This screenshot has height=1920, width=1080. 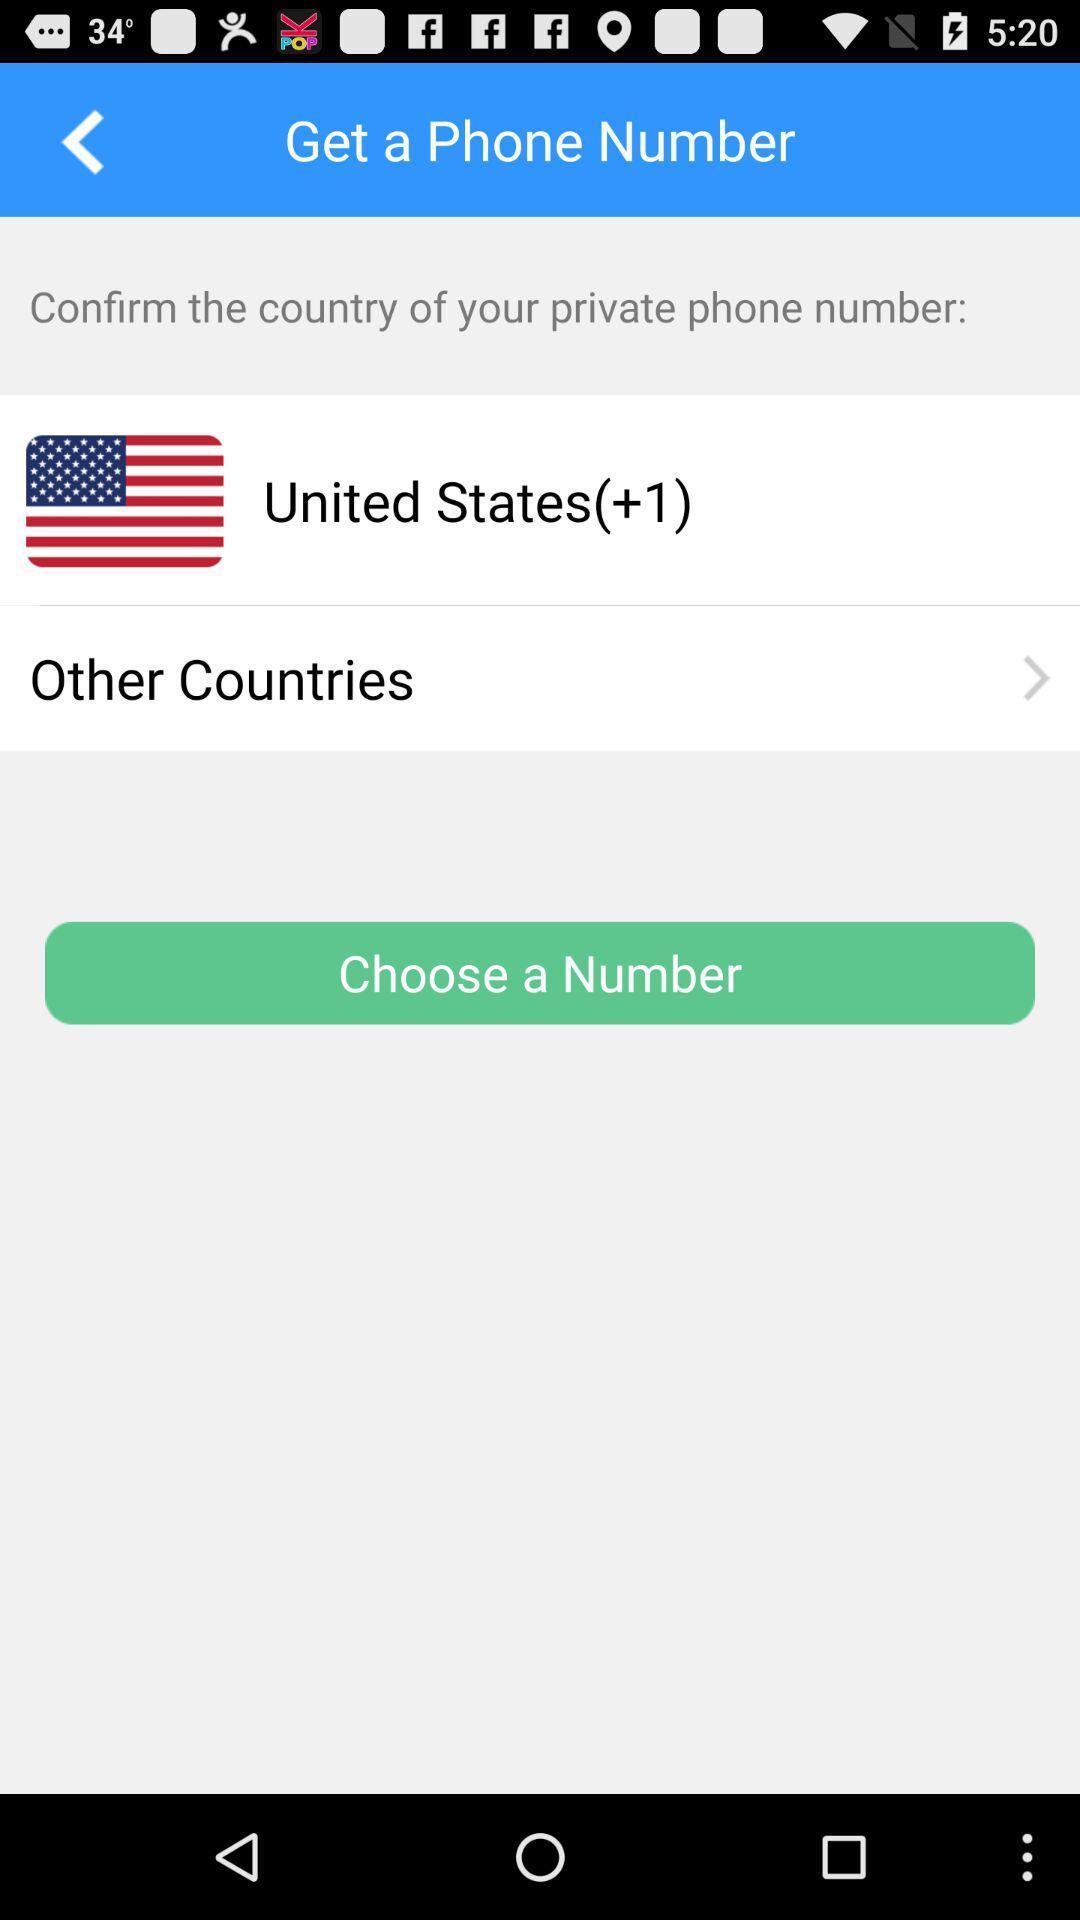 What do you see at coordinates (75, 138) in the screenshot?
I see `go back` at bounding box center [75, 138].